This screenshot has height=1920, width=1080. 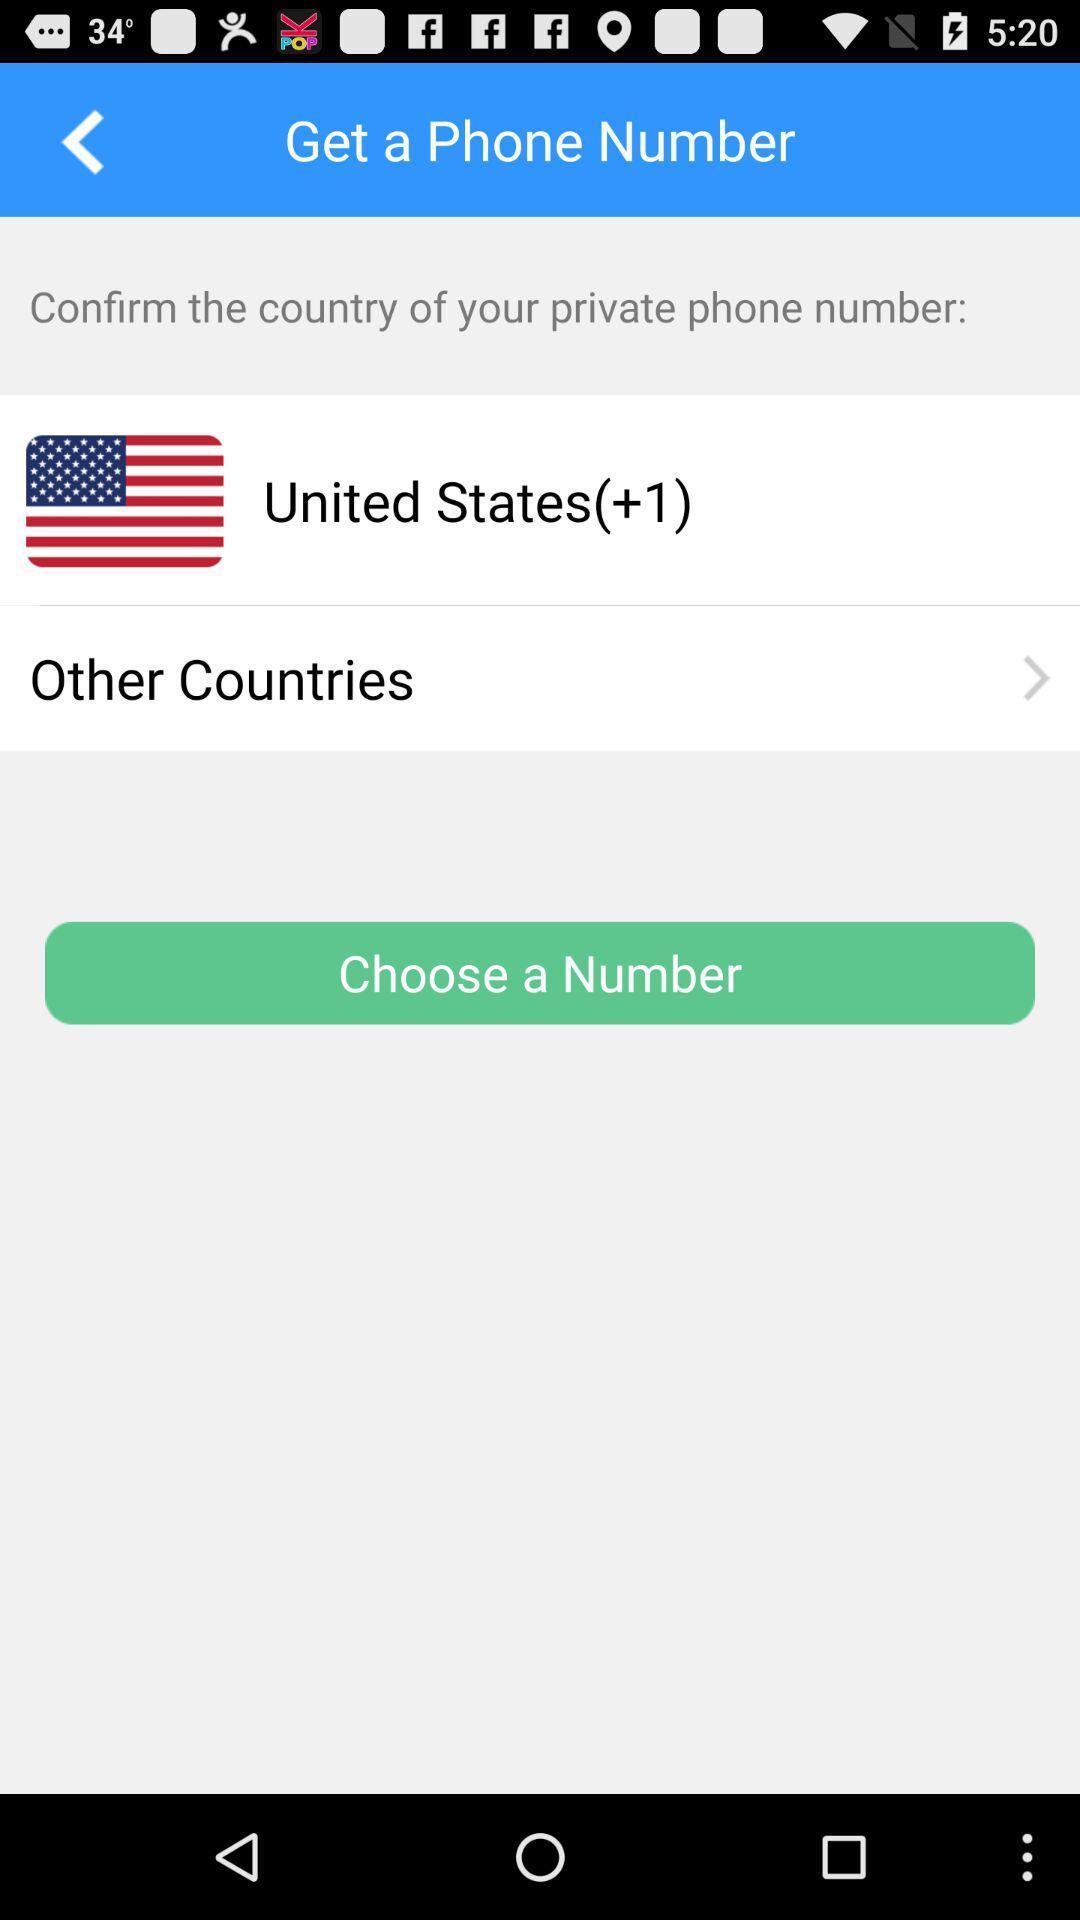 What do you see at coordinates (75, 138) in the screenshot?
I see `go back` at bounding box center [75, 138].